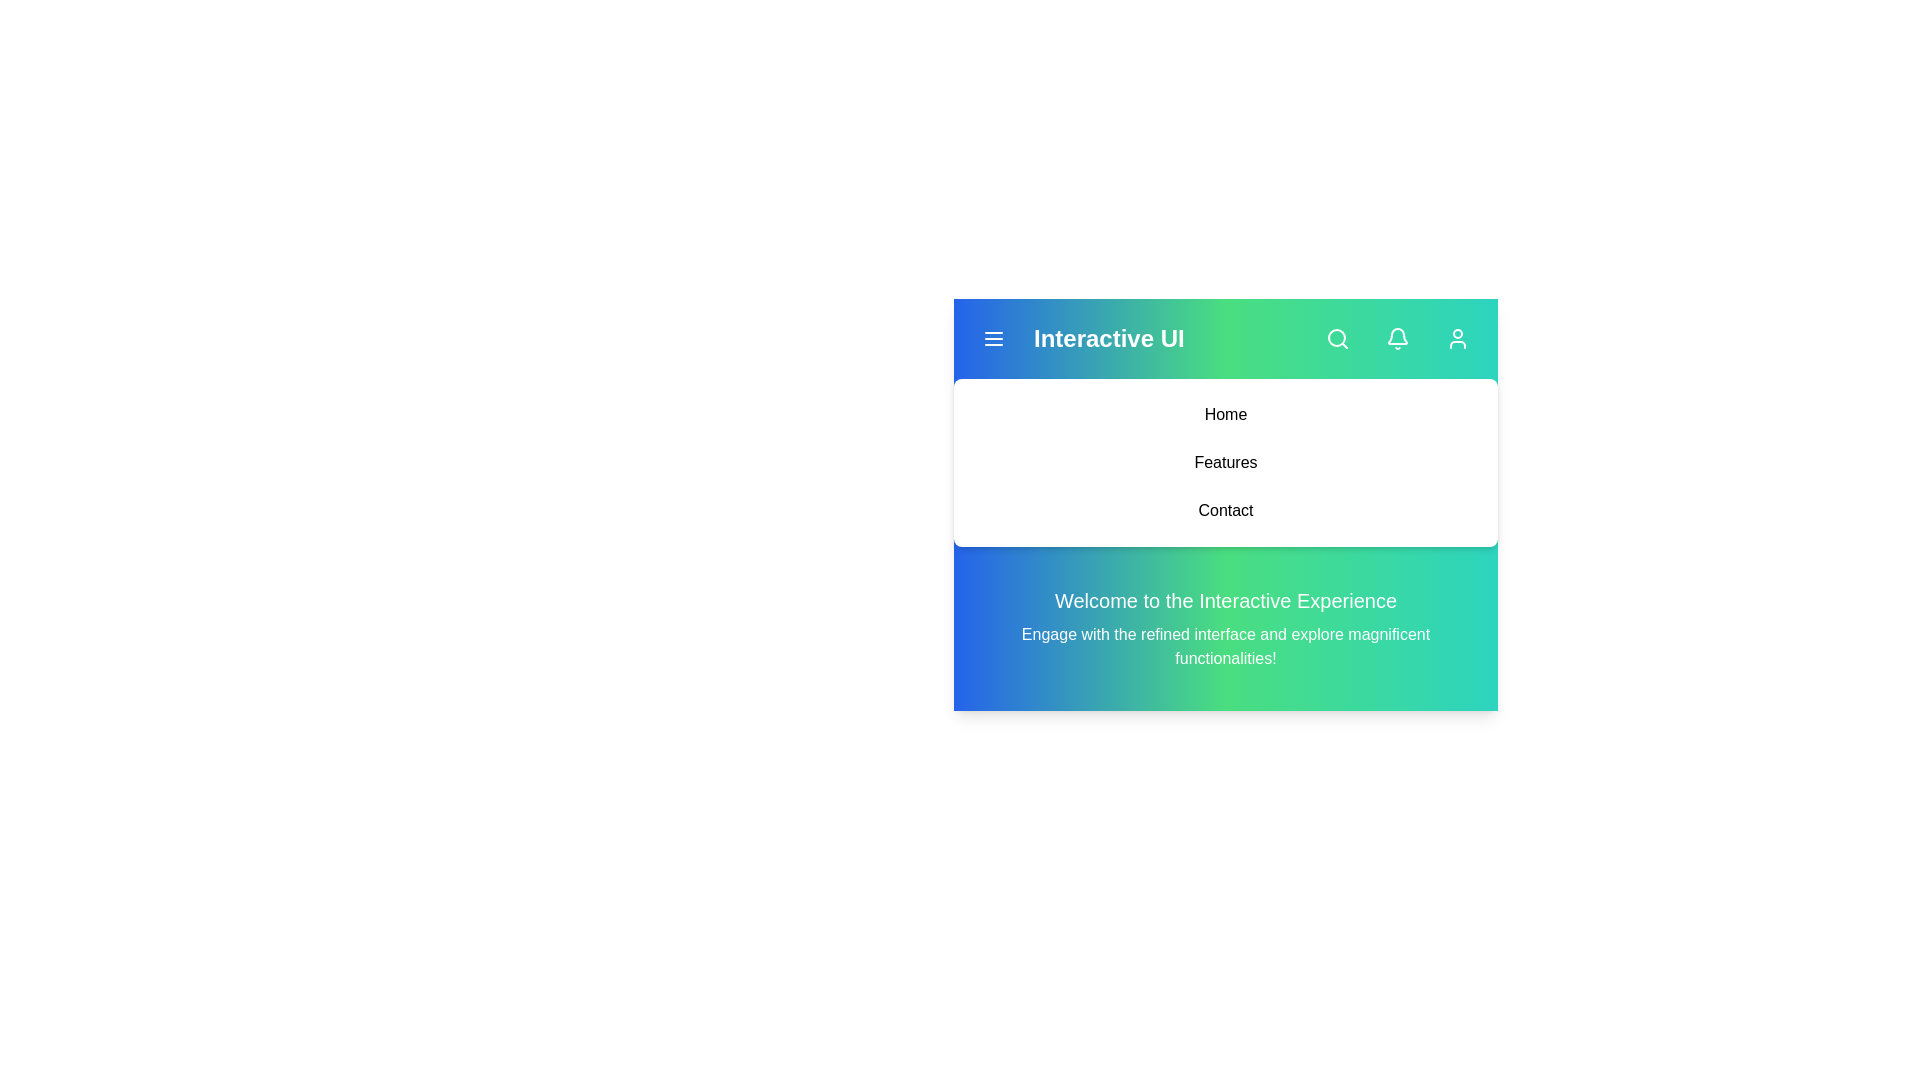  I want to click on the 'User' button to interact with it, so click(1458, 338).